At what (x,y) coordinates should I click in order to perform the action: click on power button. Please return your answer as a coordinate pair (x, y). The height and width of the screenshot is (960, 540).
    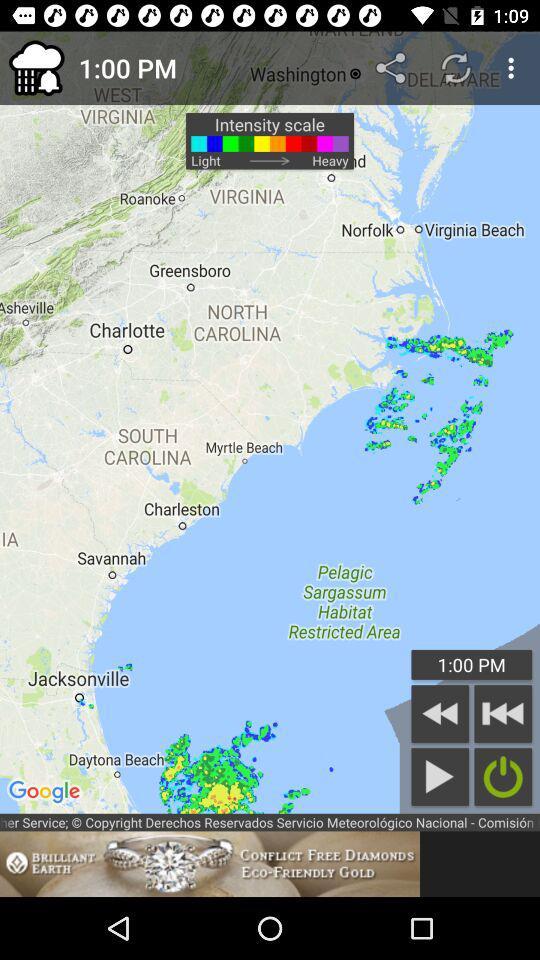
    Looking at the image, I should click on (502, 776).